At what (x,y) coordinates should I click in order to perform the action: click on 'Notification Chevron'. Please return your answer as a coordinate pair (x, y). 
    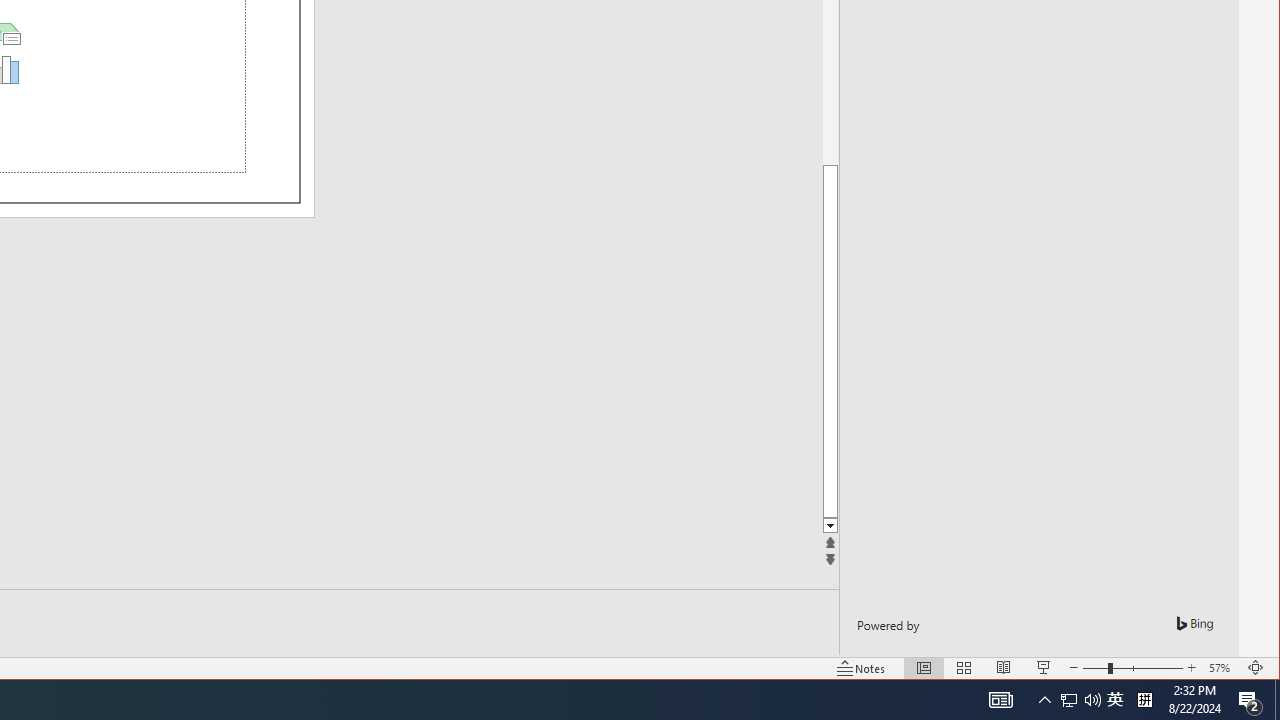
    Looking at the image, I should click on (1044, 698).